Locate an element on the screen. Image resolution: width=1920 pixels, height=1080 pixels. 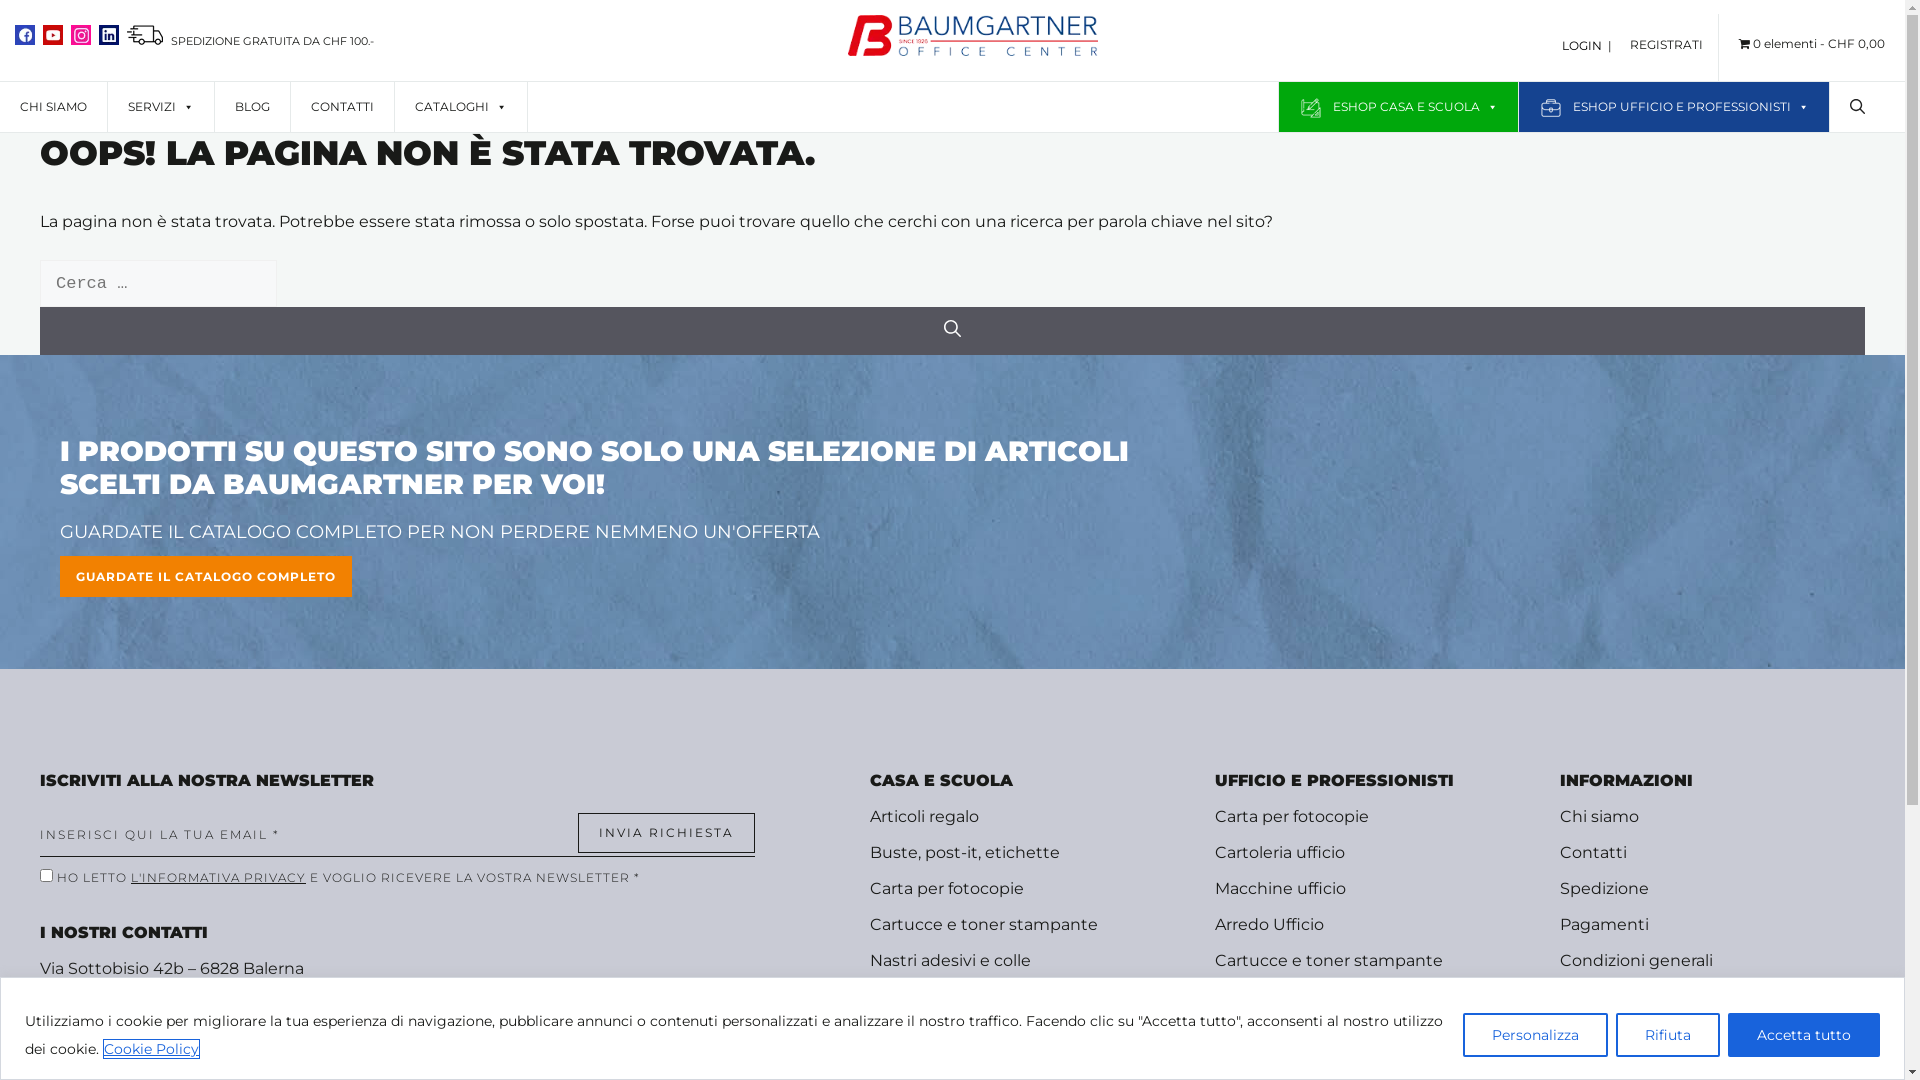
'Shop Baumgartner' is located at coordinates (973, 49).